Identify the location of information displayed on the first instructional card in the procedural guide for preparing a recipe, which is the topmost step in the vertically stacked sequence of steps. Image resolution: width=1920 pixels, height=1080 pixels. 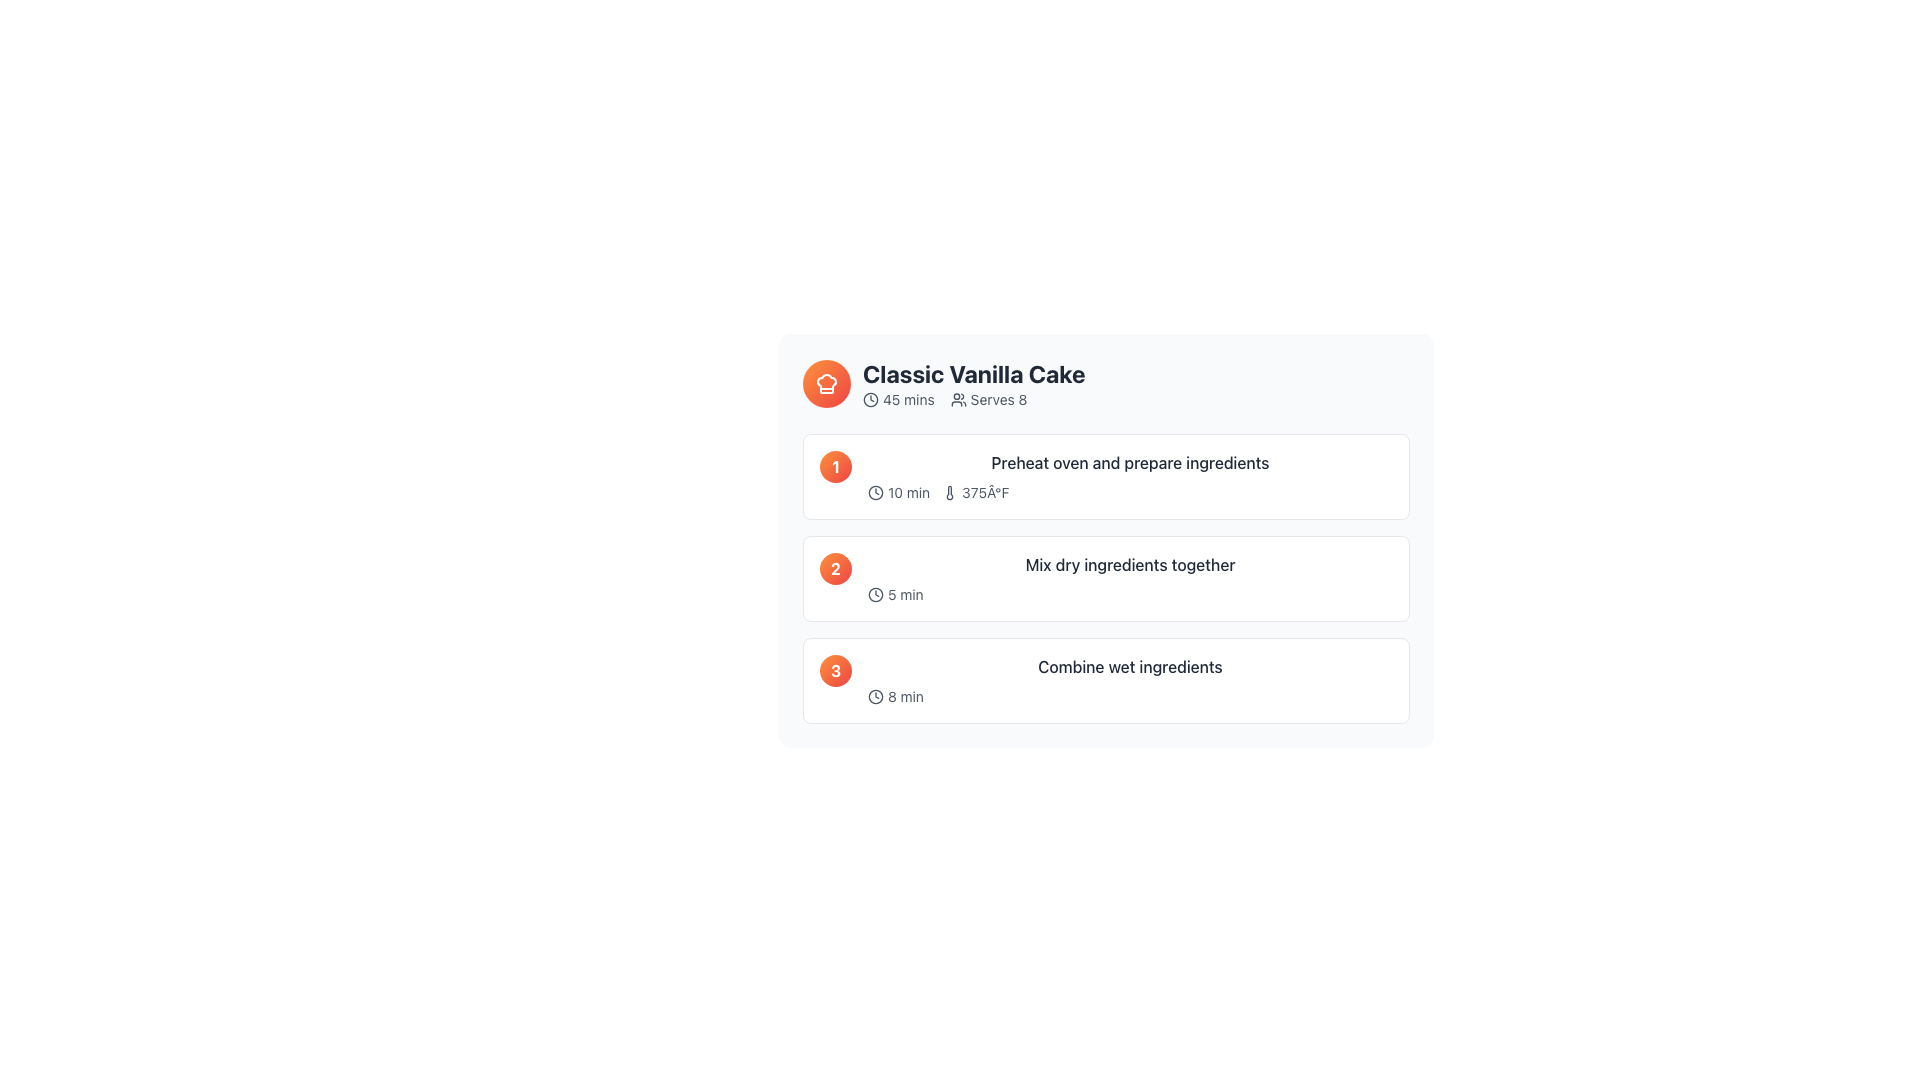
(1105, 477).